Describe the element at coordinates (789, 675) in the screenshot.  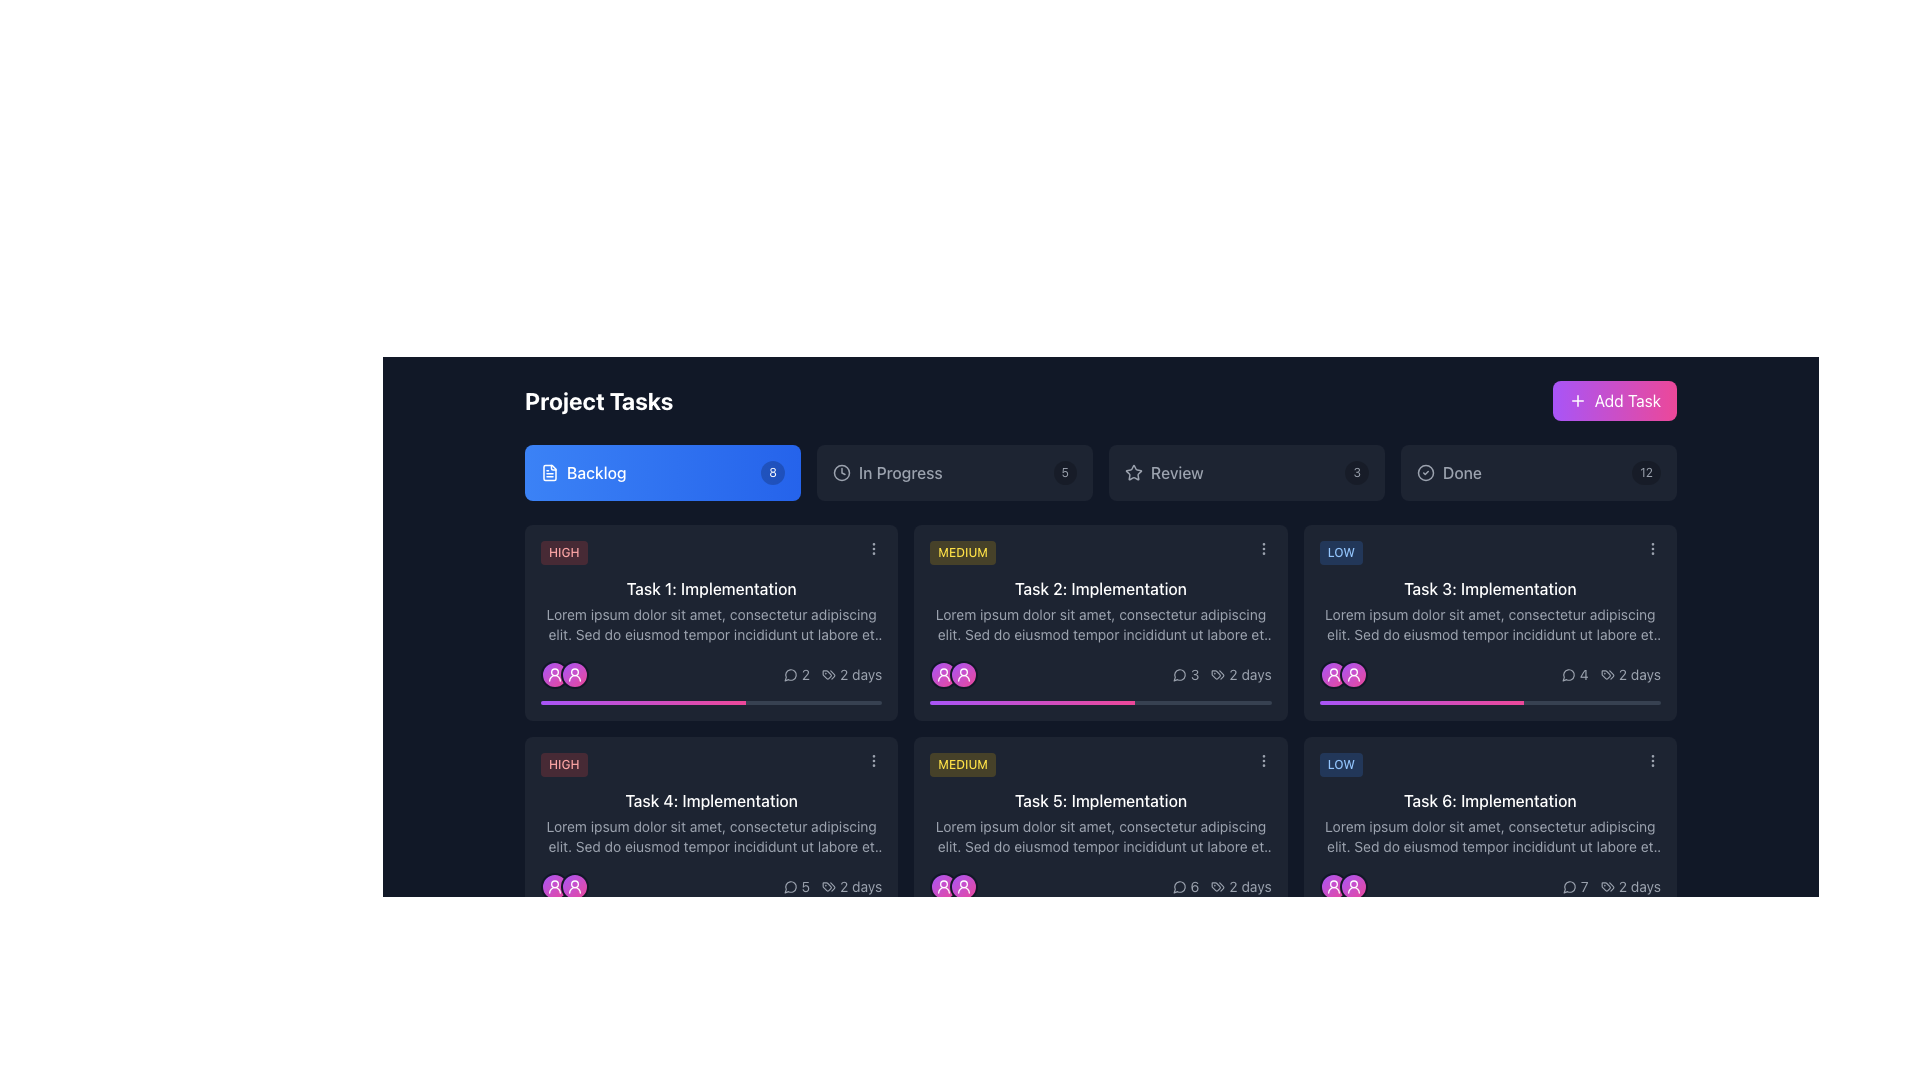
I see `the monochromatic speech bubble icon outlined in light gray or white, located slightly to the left of the numerical indicator '2' in the bottom-right corner of the task card labeled 'Task 1: Implementation'` at that location.